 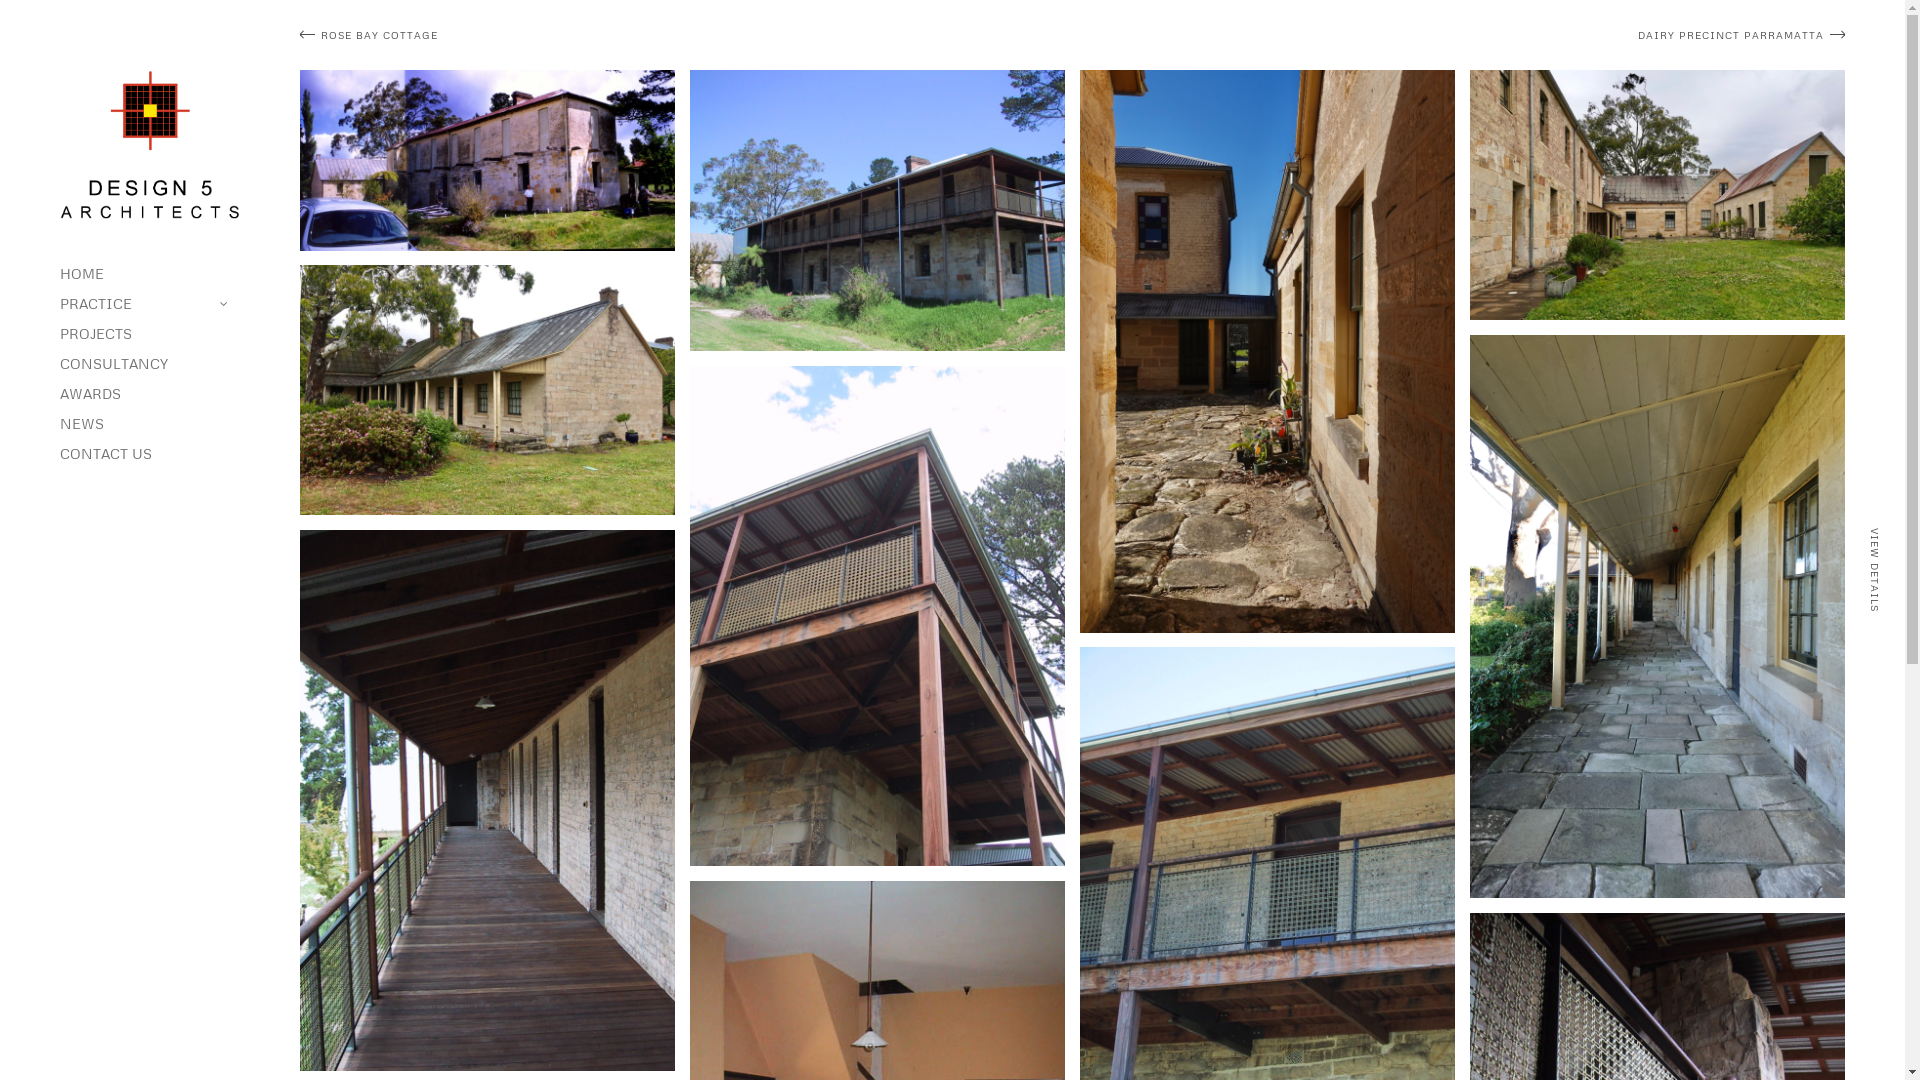 What do you see at coordinates (148, 393) in the screenshot?
I see `'AWARDS'` at bounding box center [148, 393].